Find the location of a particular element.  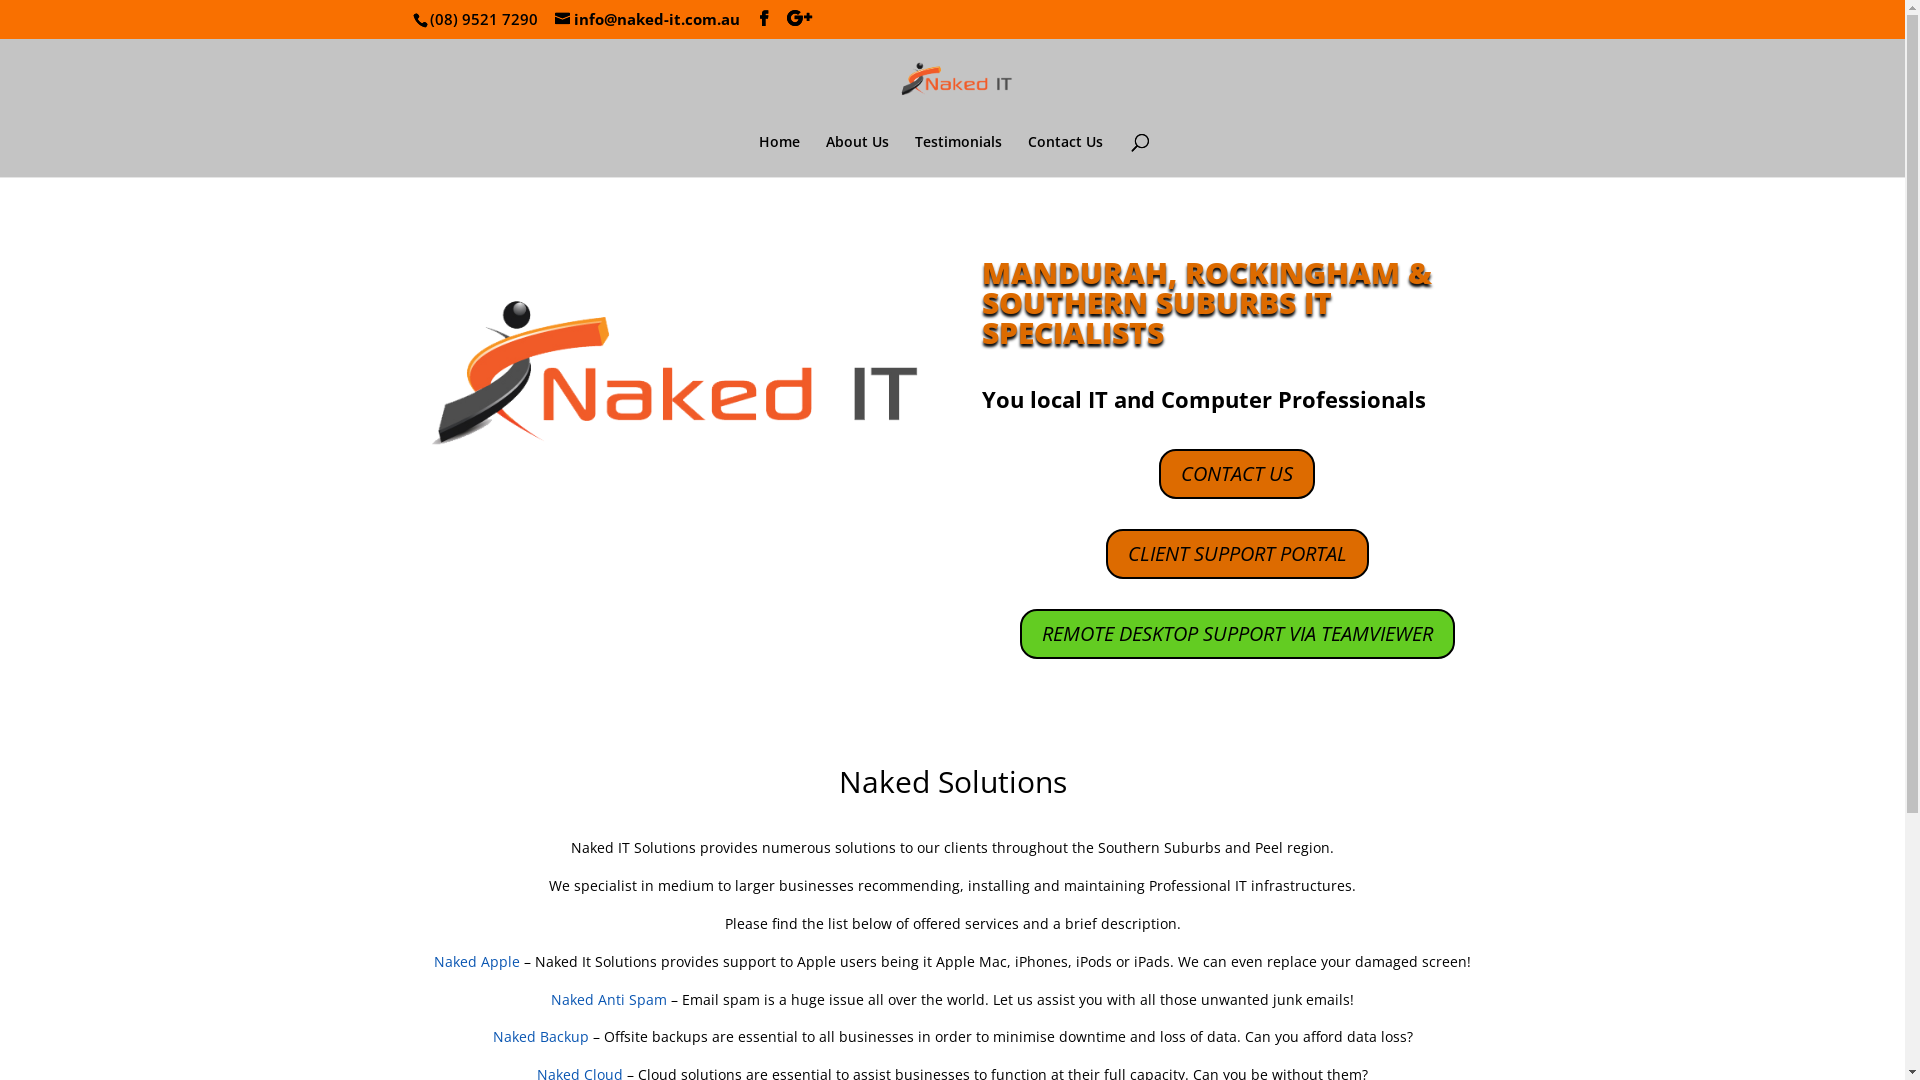

'About Us' is located at coordinates (857, 154).